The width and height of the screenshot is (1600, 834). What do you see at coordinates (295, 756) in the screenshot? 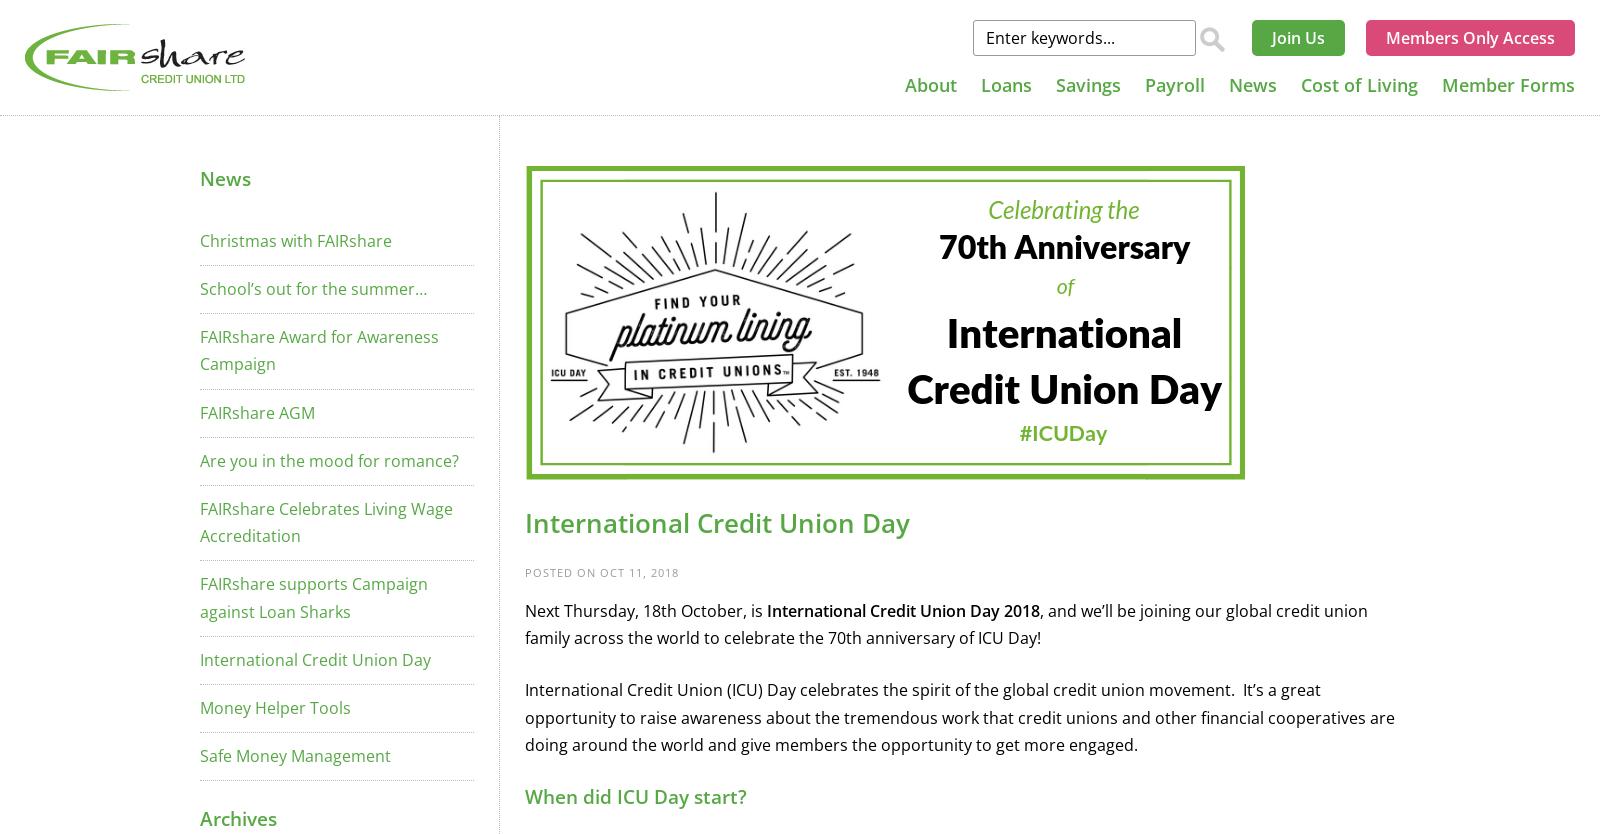
I see `'Safe Money Management'` at bounding box center [295, 756].